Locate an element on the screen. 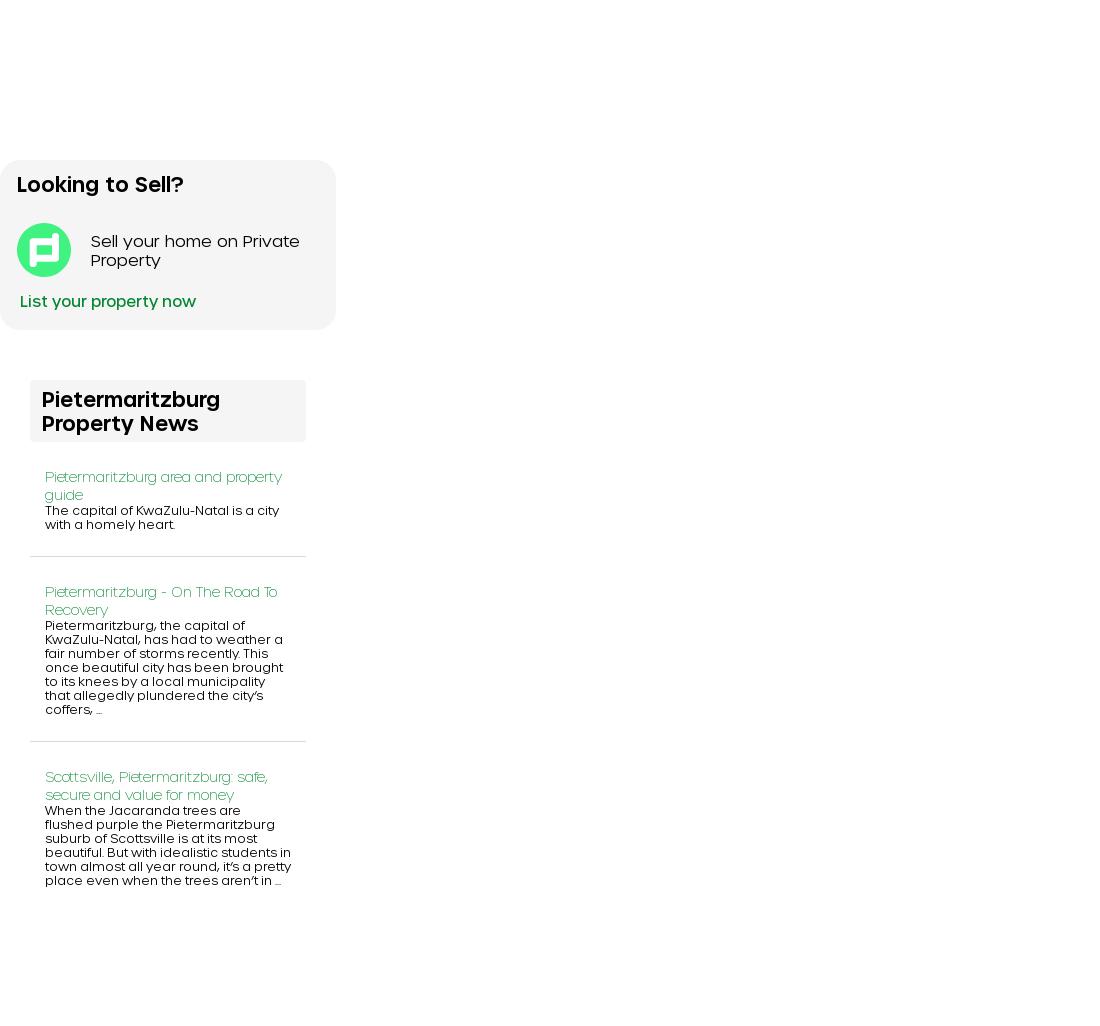  'Pietermaritzburg, the capital of KwaZulu-Natal, has had to weather a fair number of storms recently. This once beautiful city has been brought to its knees by a local municipality that allegedly plundered the city’s coffers, ...' is located at coordinates (163, 665).